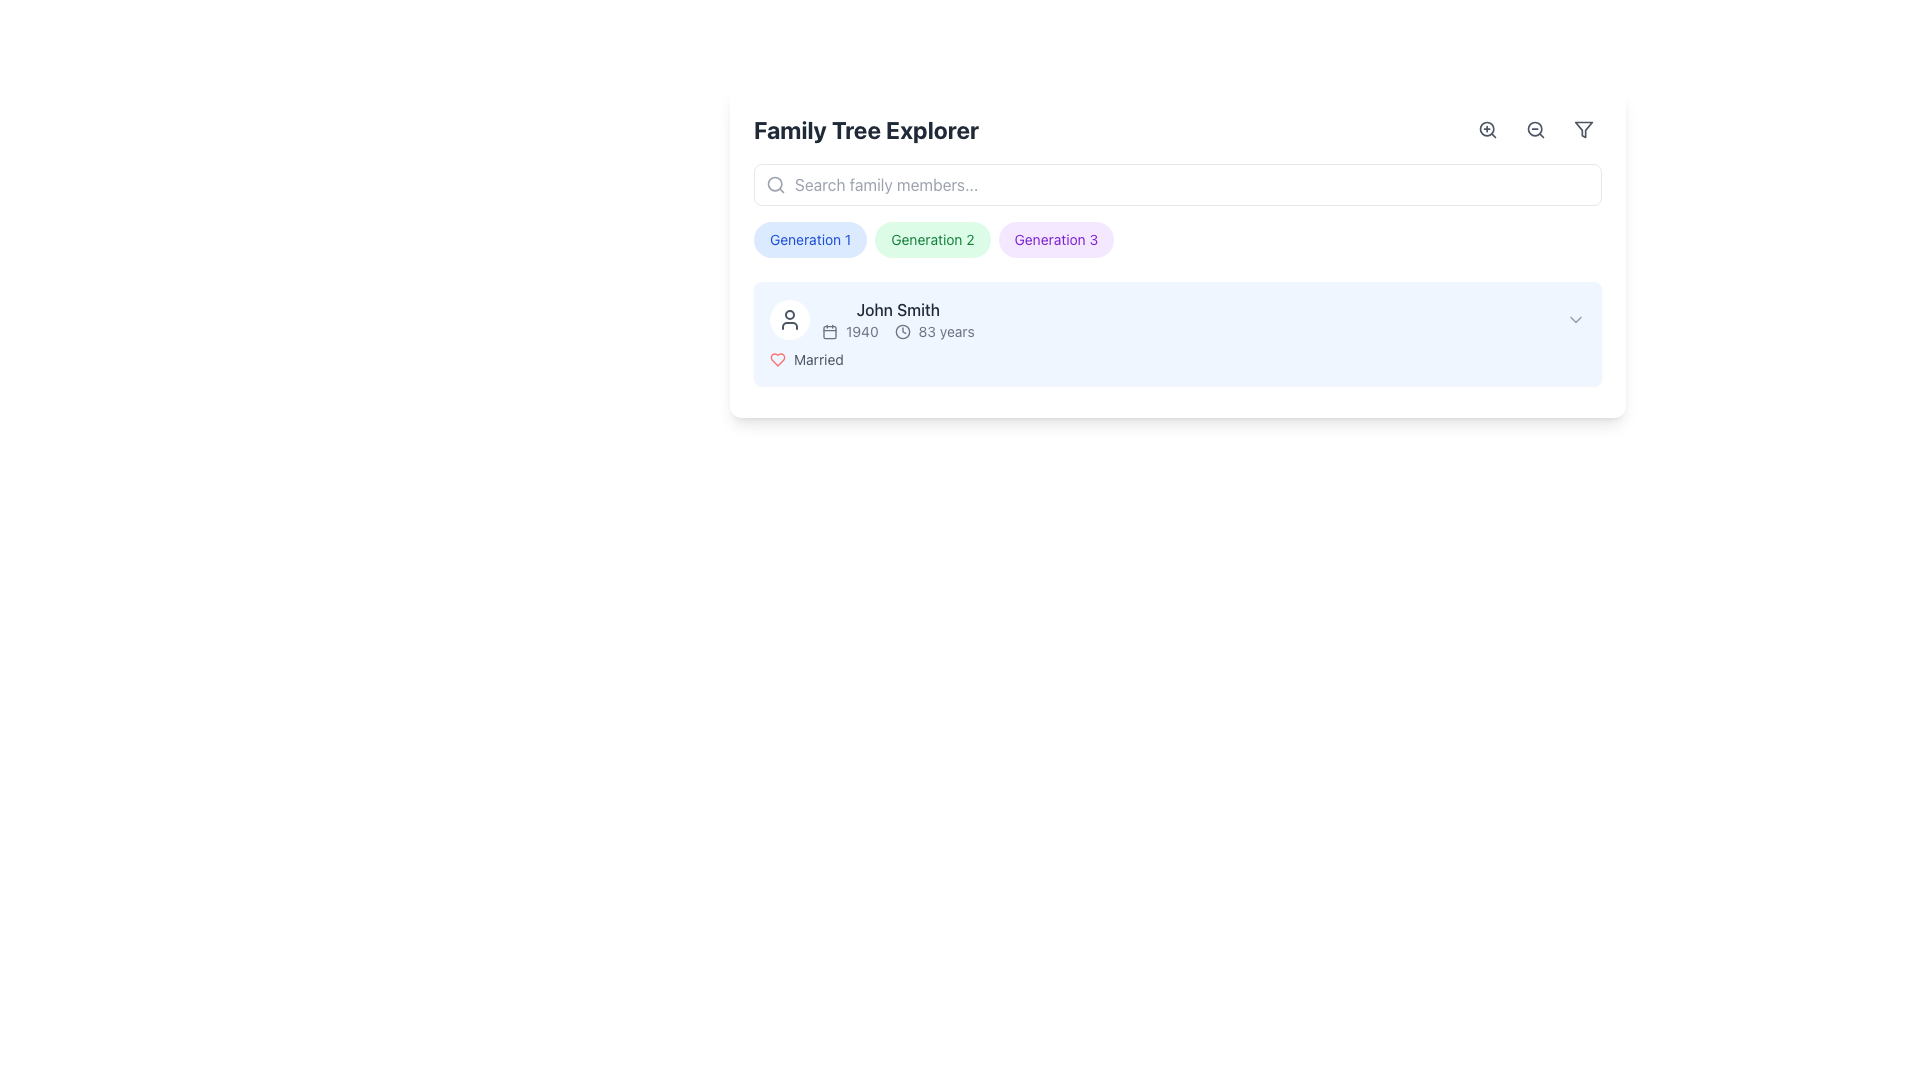 The image size is (1920, 1080). Describe the element at coordinates (830, 330) in the screenshot. I see `the calendar icon located to the left of the '1940' text in the individual's detail section` at that location.